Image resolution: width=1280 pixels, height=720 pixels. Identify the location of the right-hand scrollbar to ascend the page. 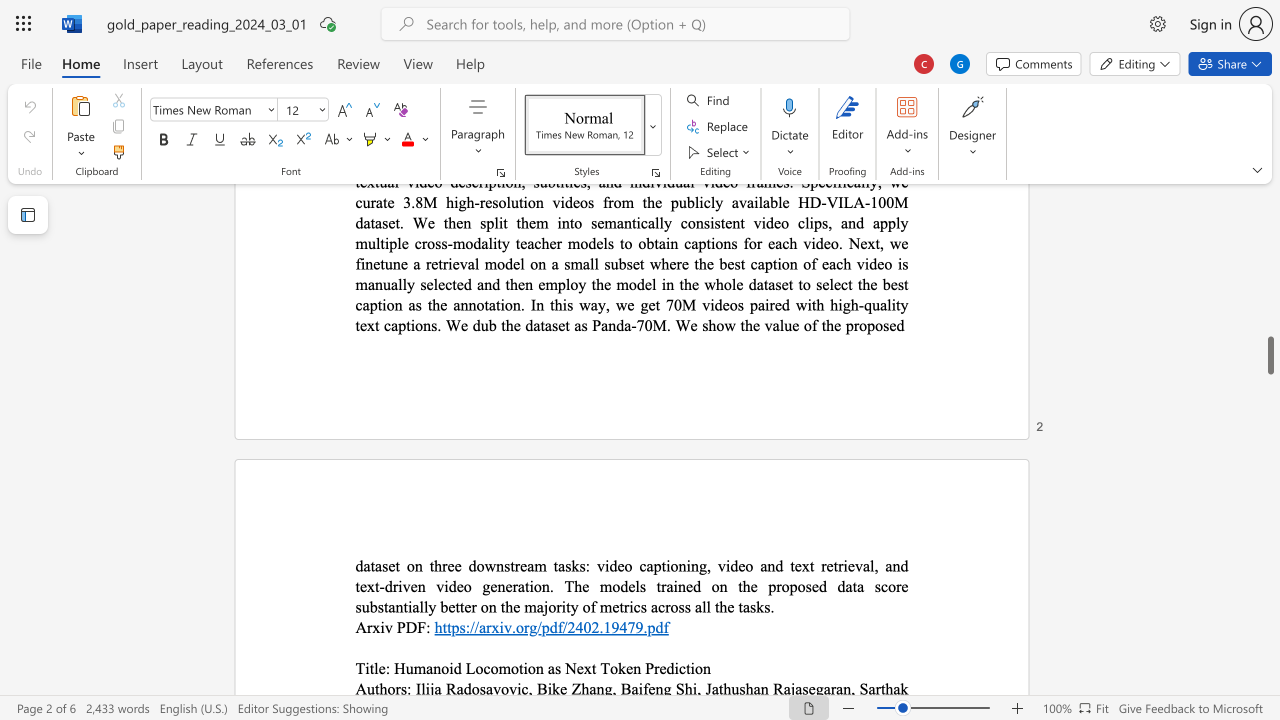
(1269, 380).